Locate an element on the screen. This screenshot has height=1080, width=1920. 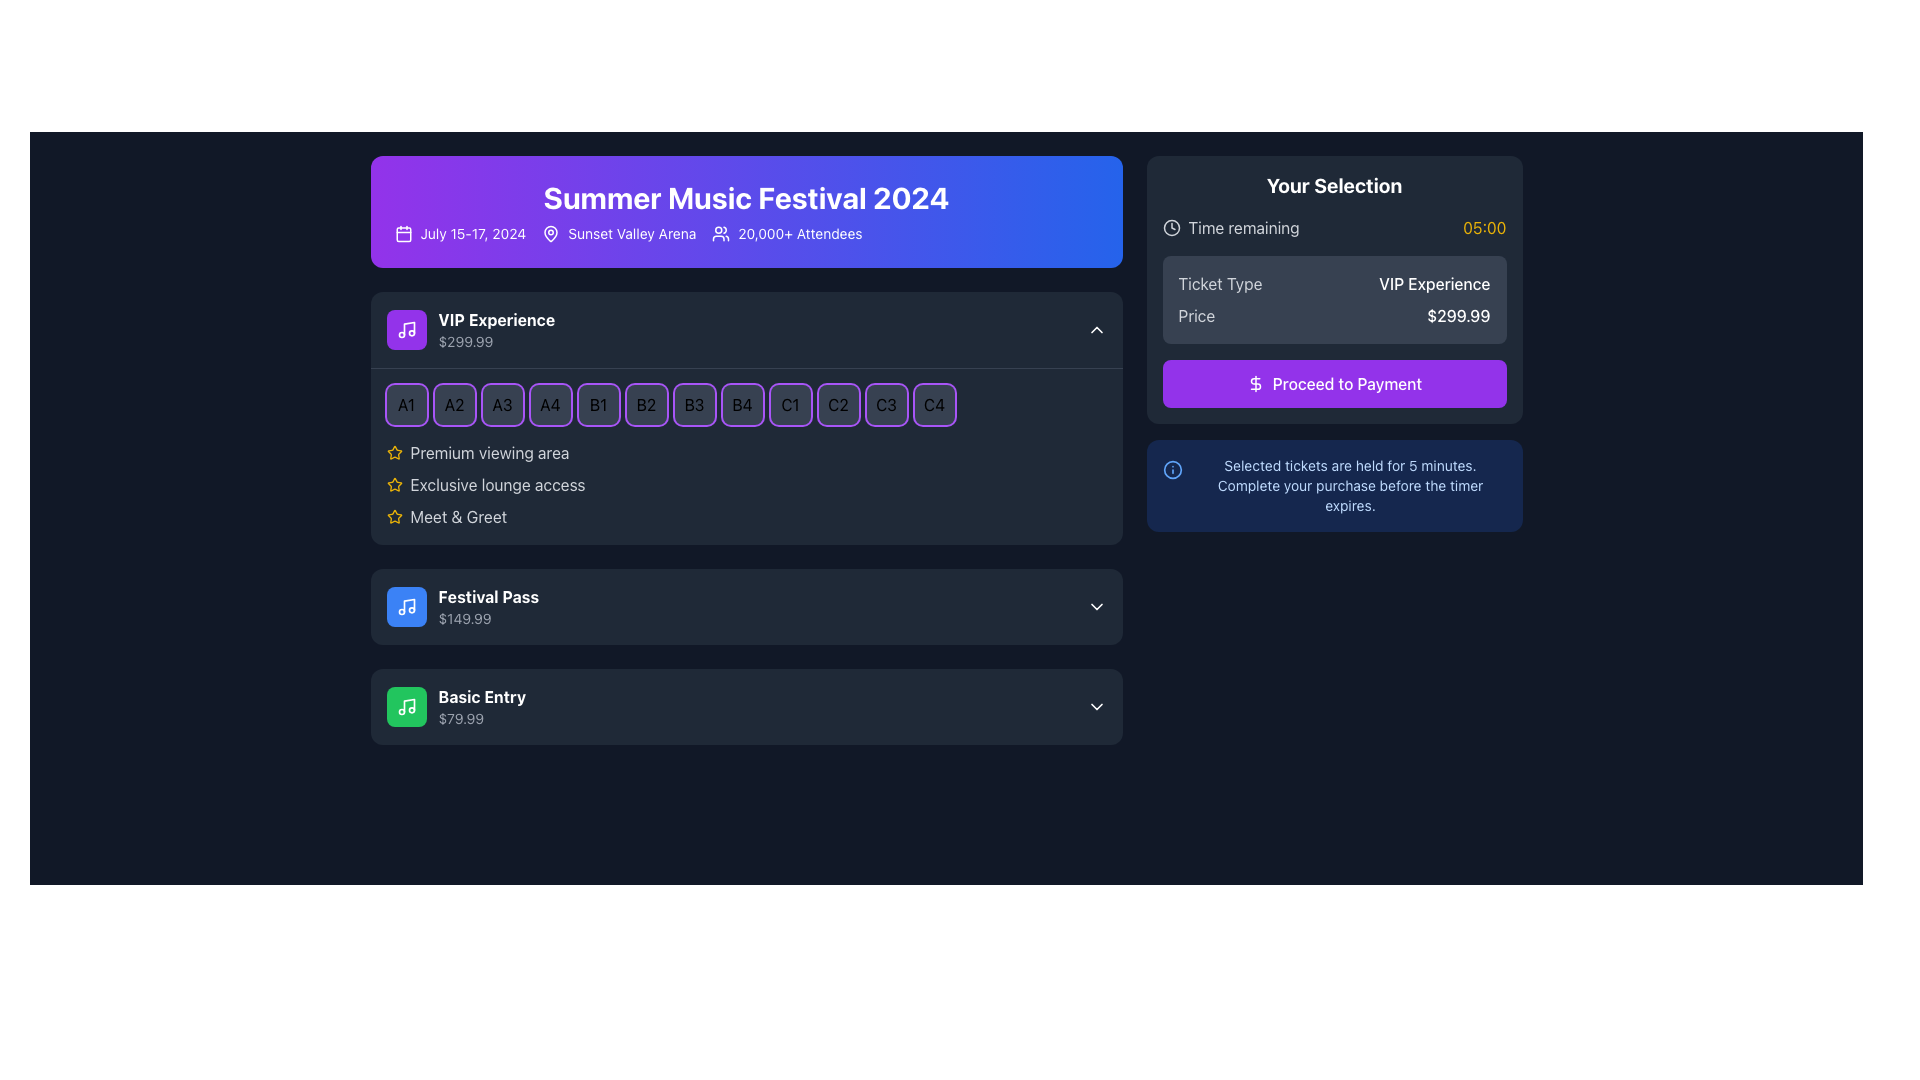
the 'A2' button, which is a square-shaped button with a dark gray background and a thin purple outline is located at coordinates (453, 405).